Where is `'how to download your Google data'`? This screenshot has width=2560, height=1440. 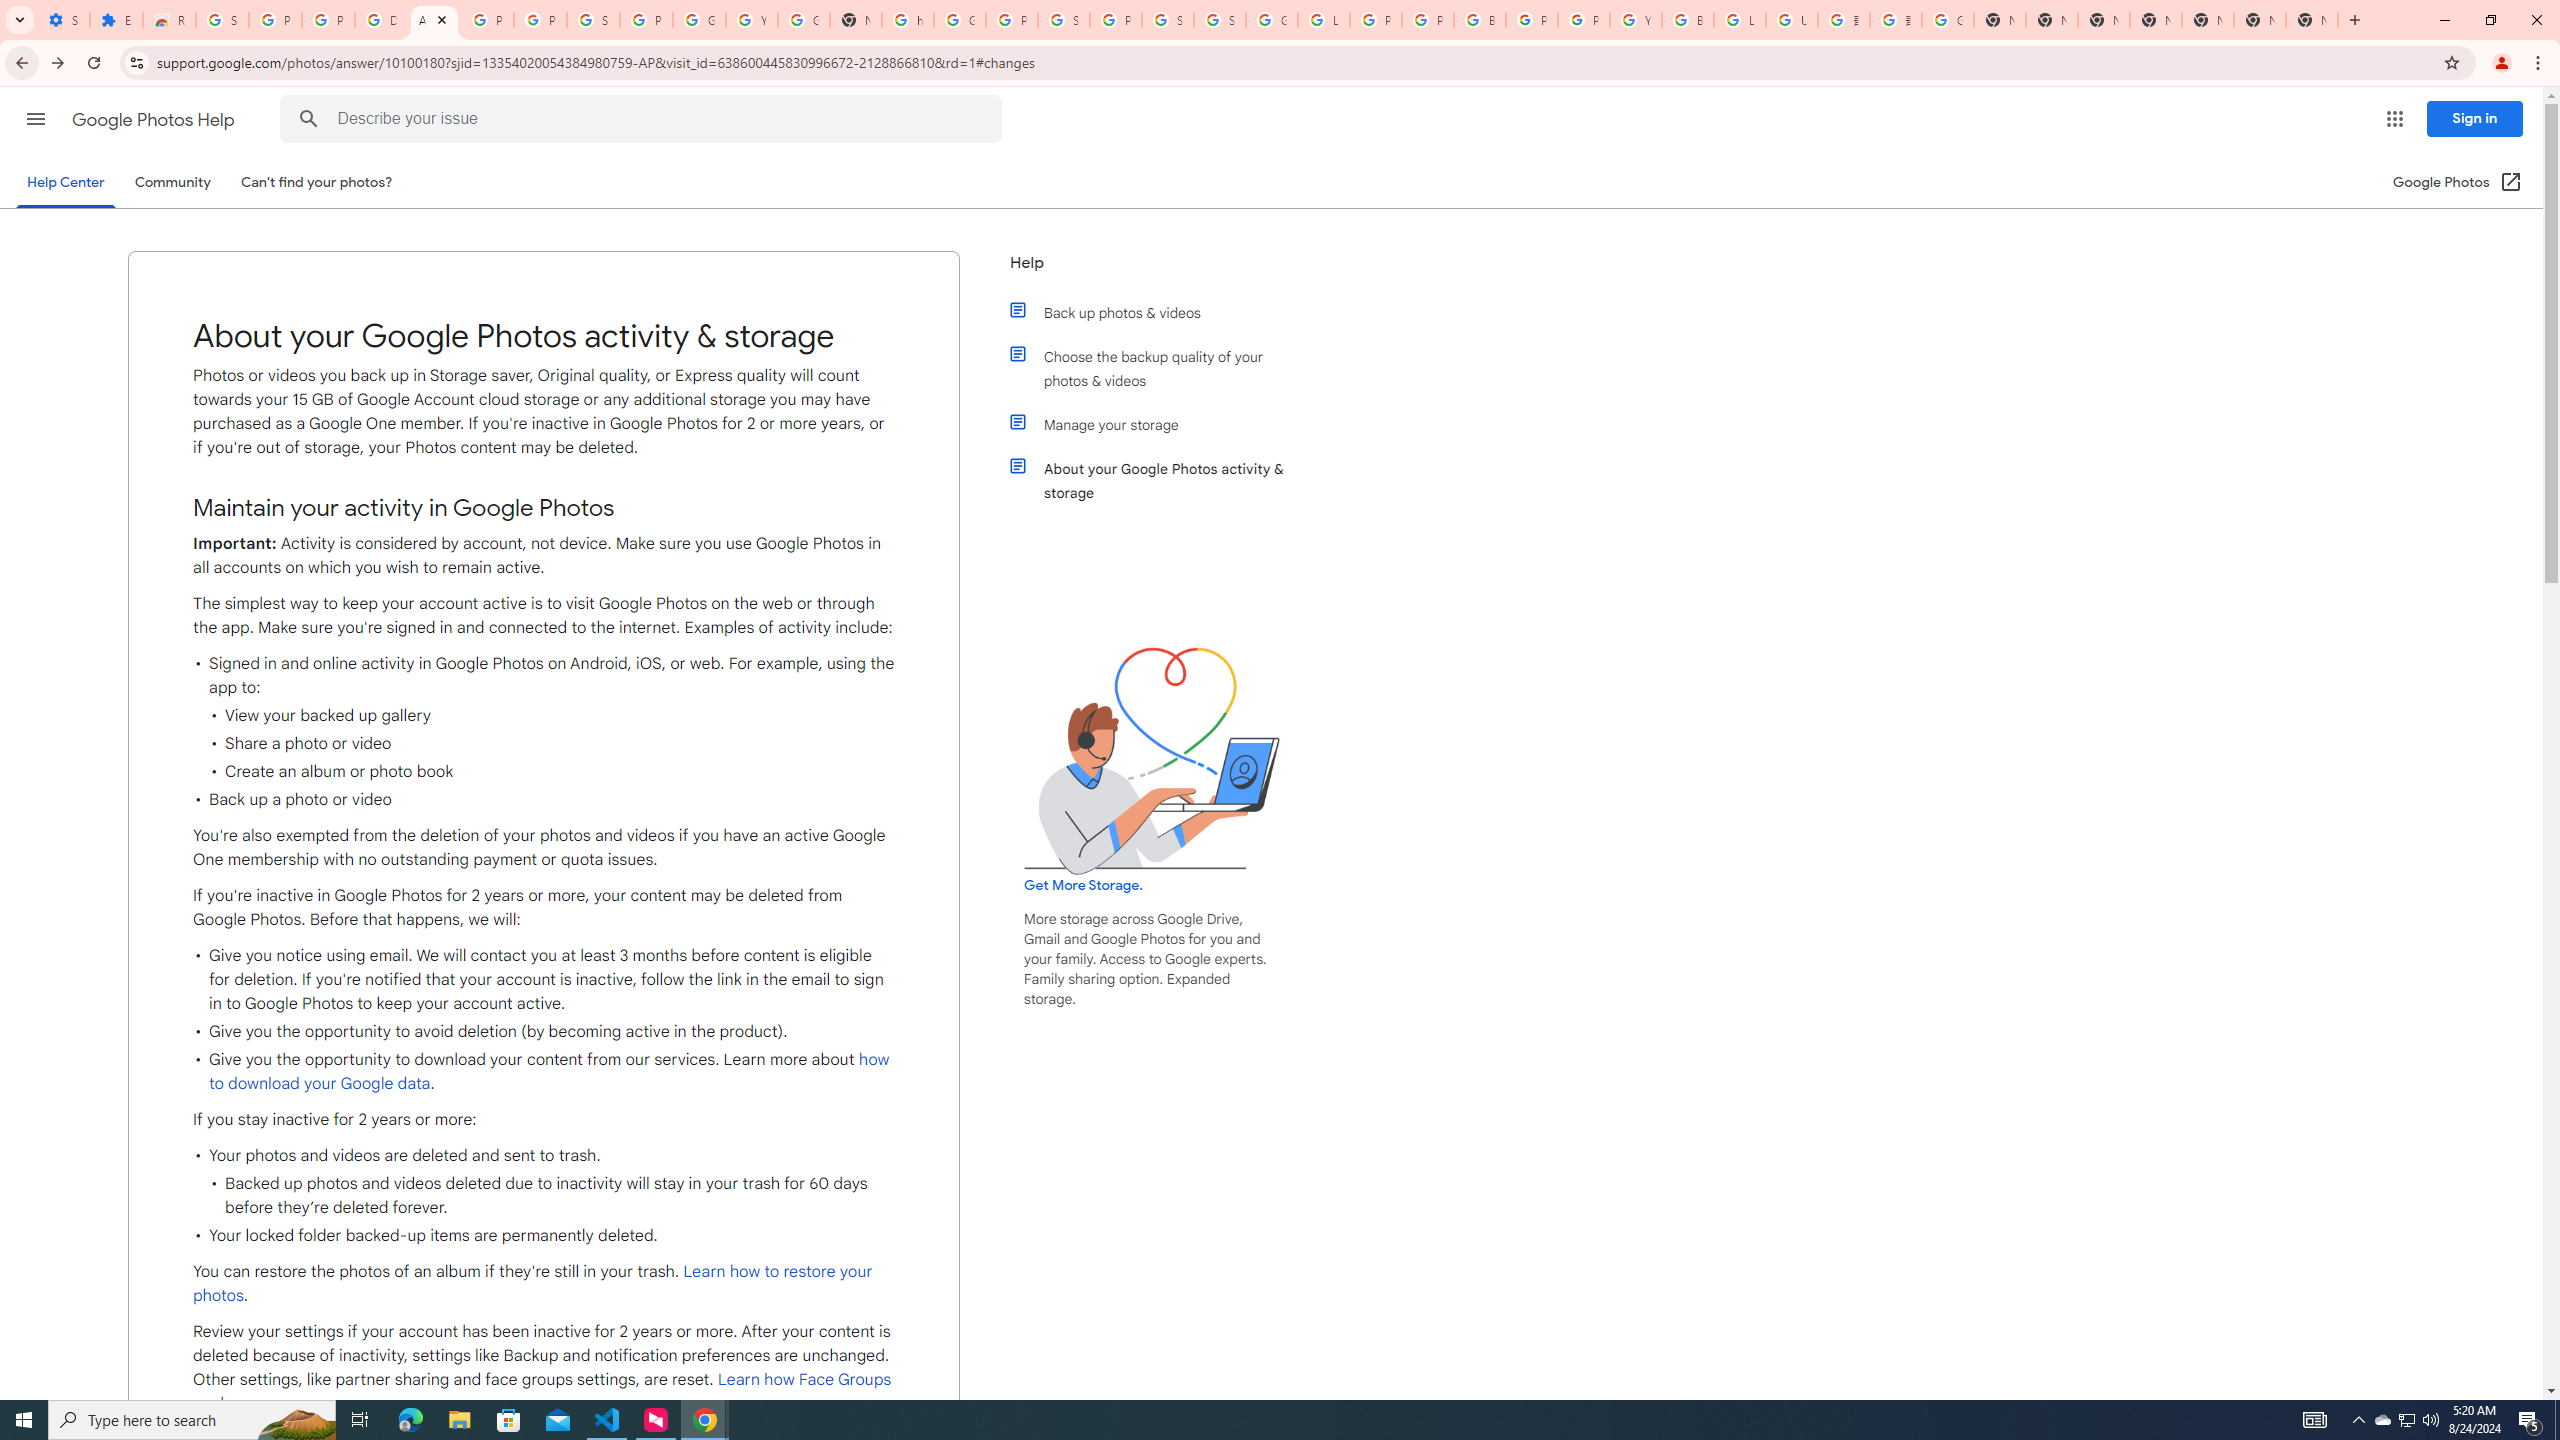
'how to download your Google data' is located at coordinates (550, 1072).